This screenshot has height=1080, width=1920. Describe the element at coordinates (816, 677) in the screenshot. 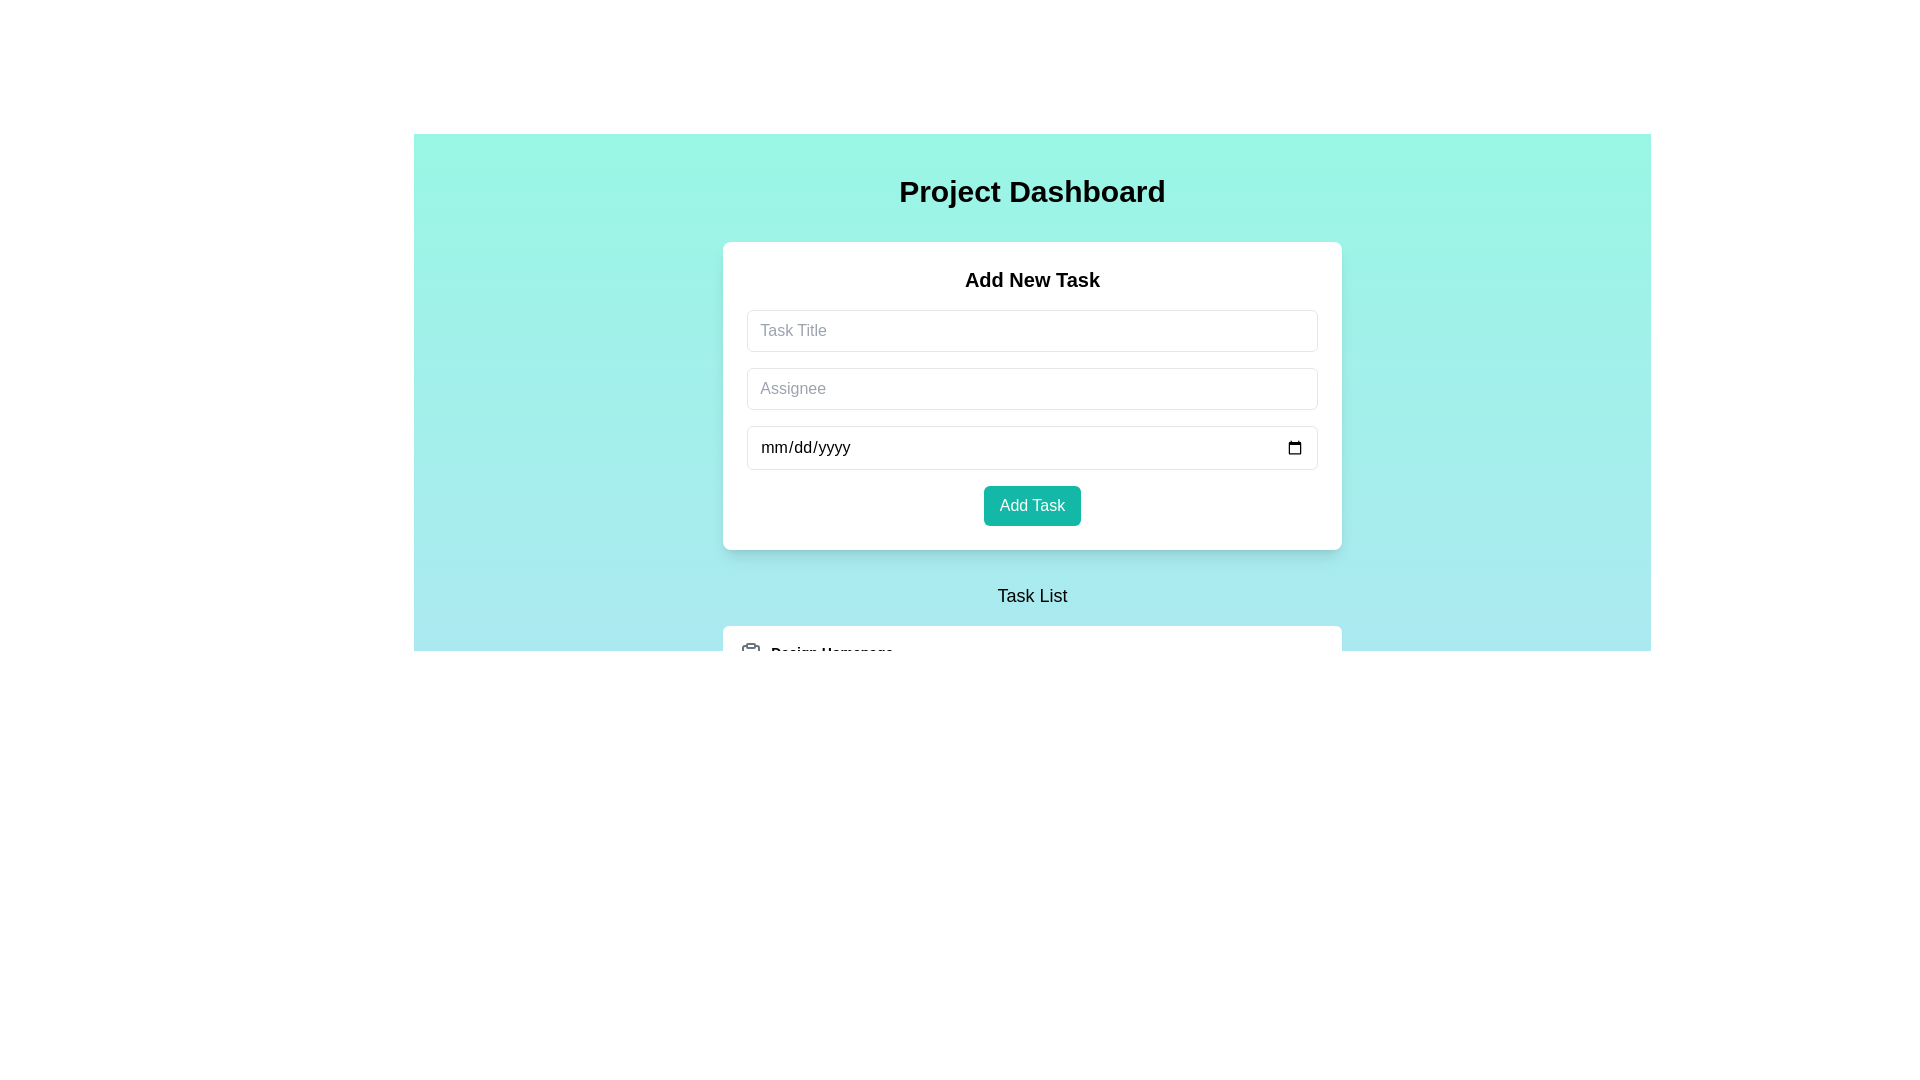

I see `the task information for the task item located in the top left corner of the task item block below 'Add New Task'` at that location.